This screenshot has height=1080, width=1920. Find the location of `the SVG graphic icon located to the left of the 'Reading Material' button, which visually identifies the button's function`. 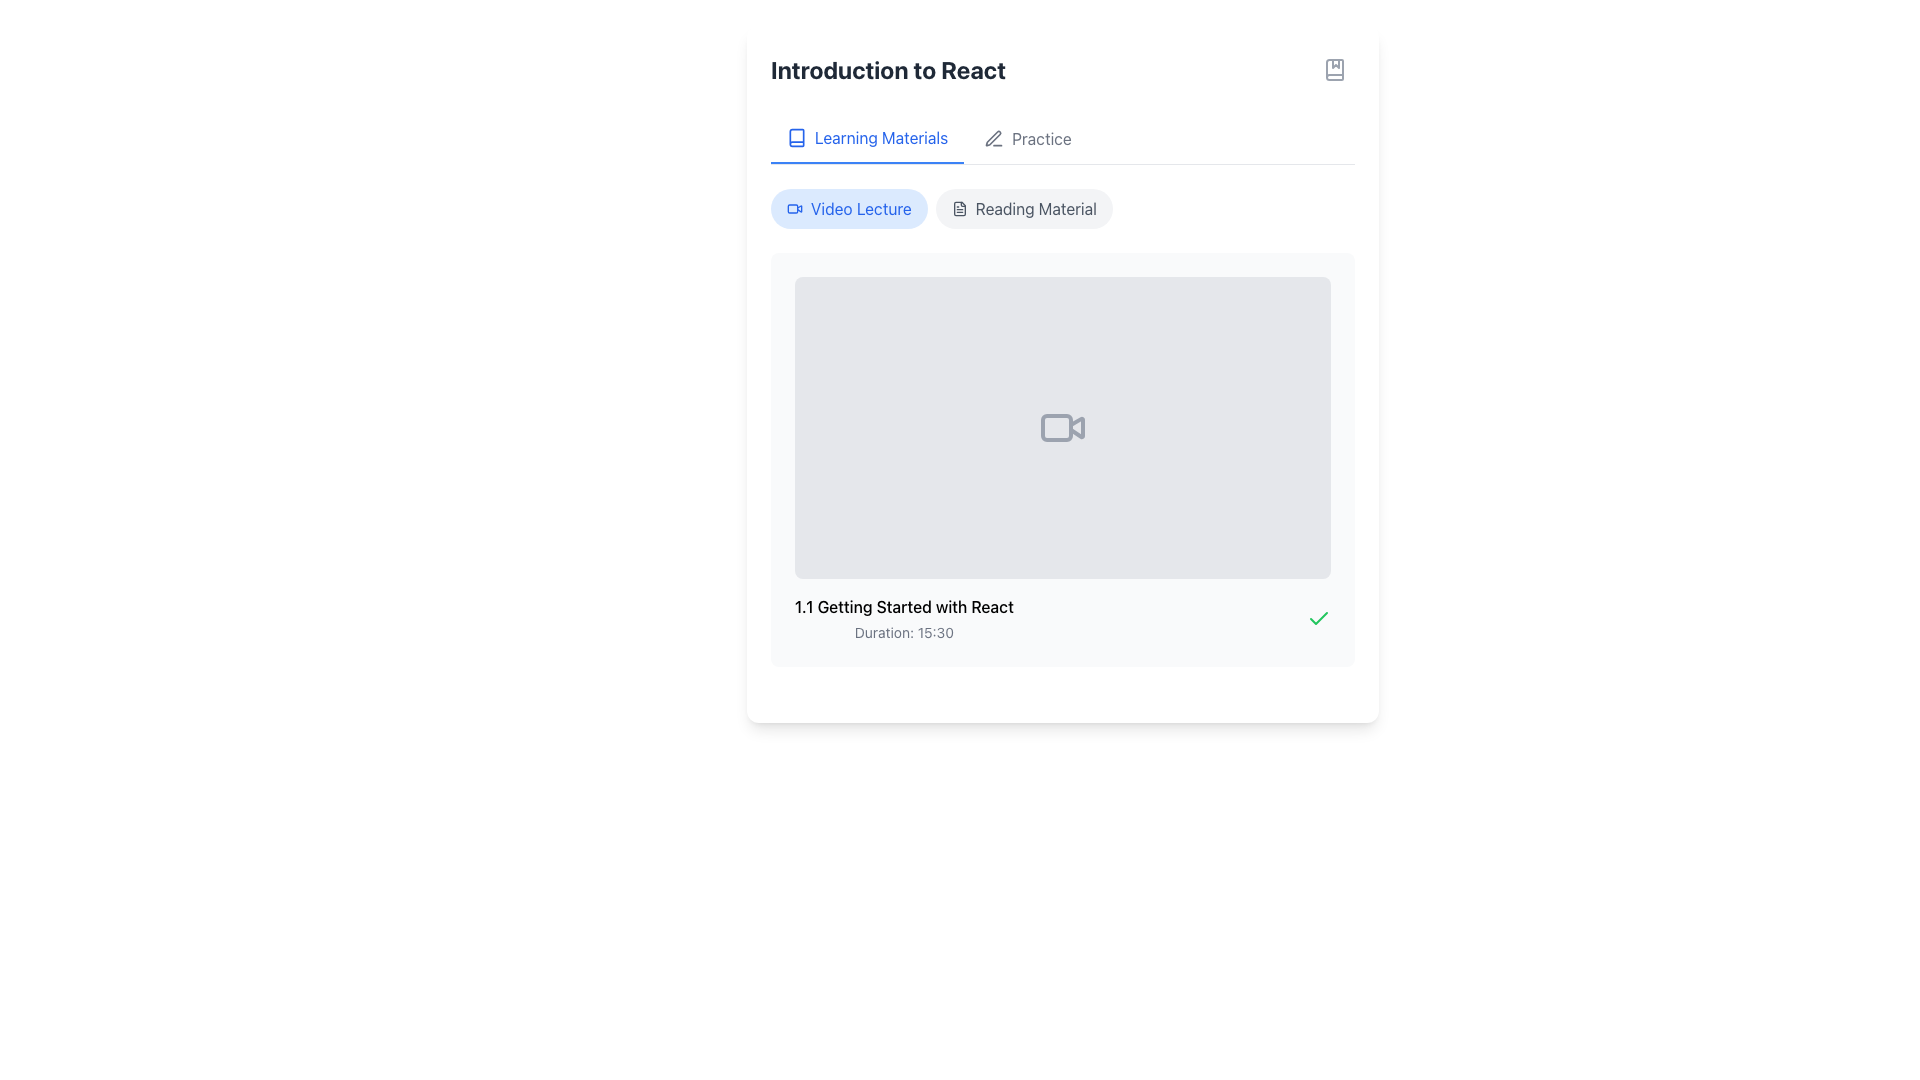

the SVG graphic icon located to the left of the 'Reading Material' button, which visually identifies the button's function is located at coordinates (958, 208).